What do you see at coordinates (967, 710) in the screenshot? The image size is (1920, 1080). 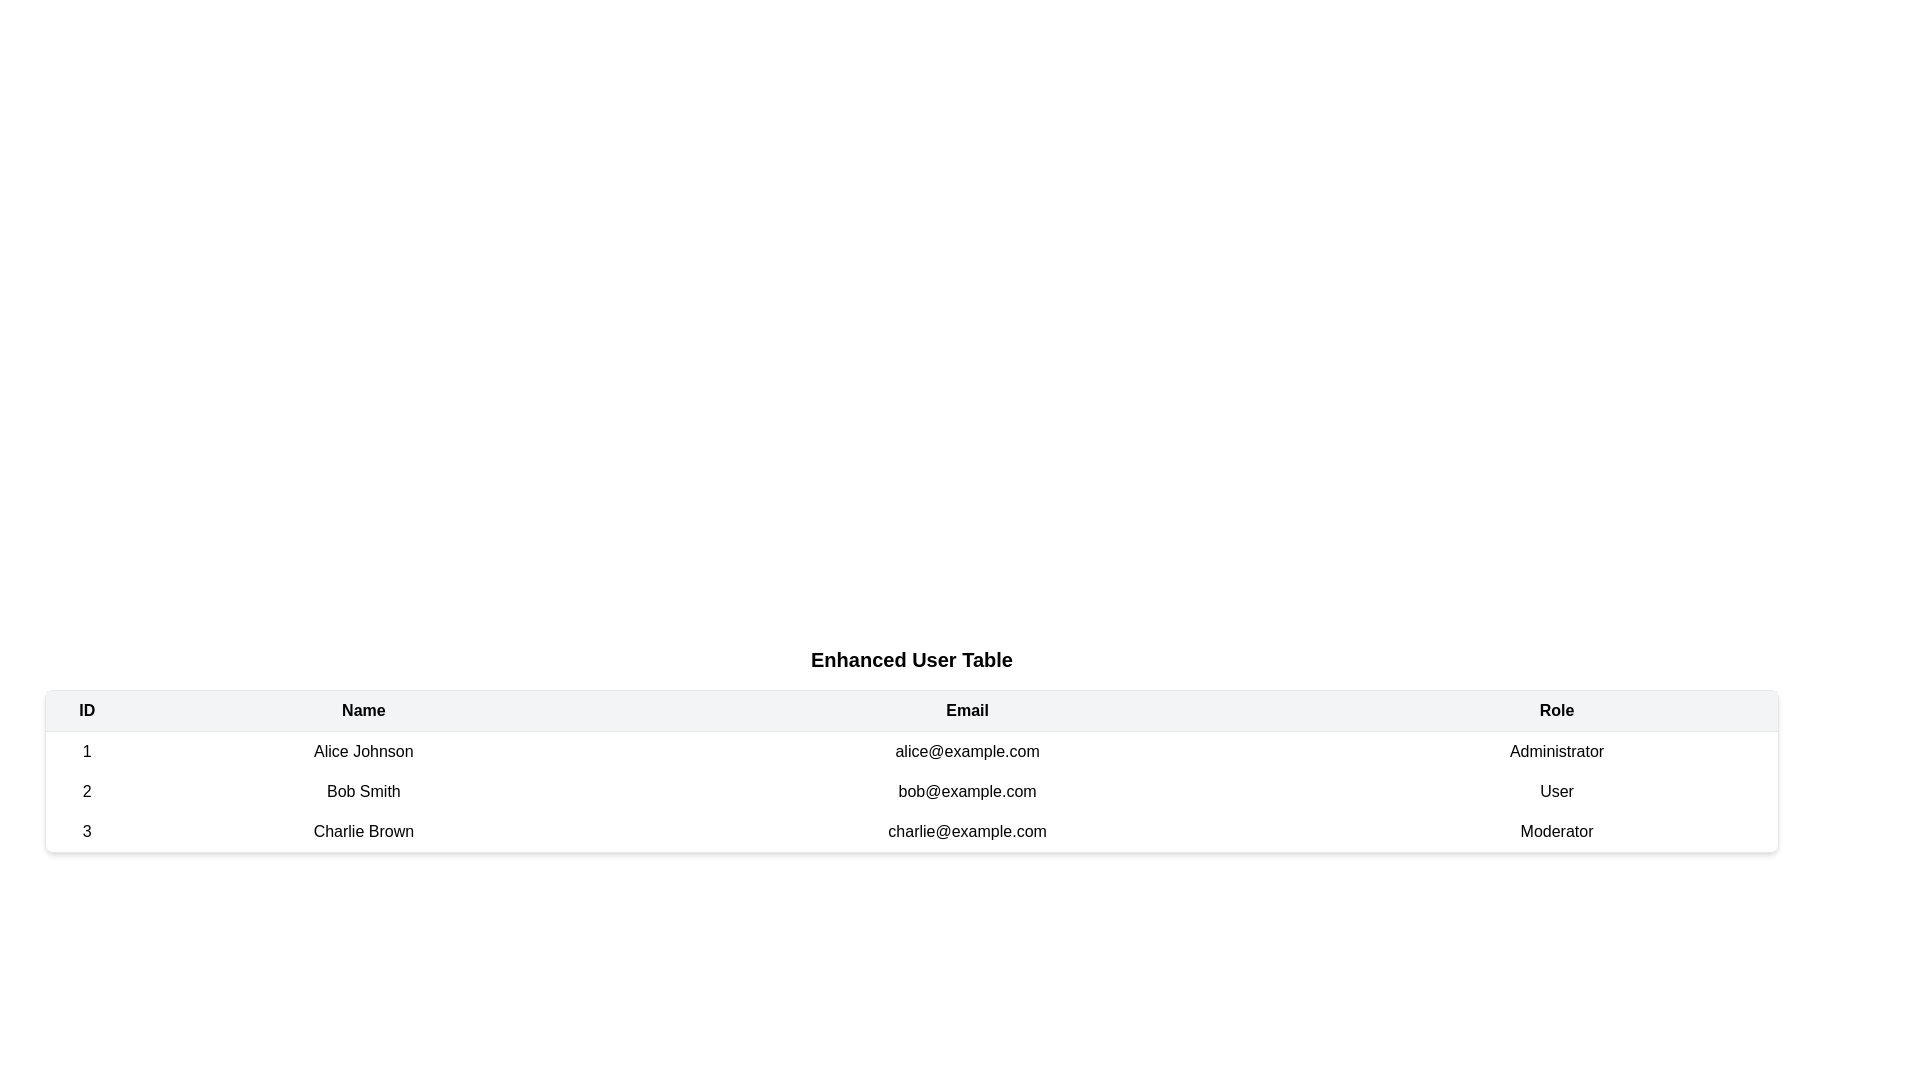 I see `the 'Email' text label, which is a bold, dark font displayed in a light gray rectangular background and is the third header in the table` at bounding box center [967, 710].